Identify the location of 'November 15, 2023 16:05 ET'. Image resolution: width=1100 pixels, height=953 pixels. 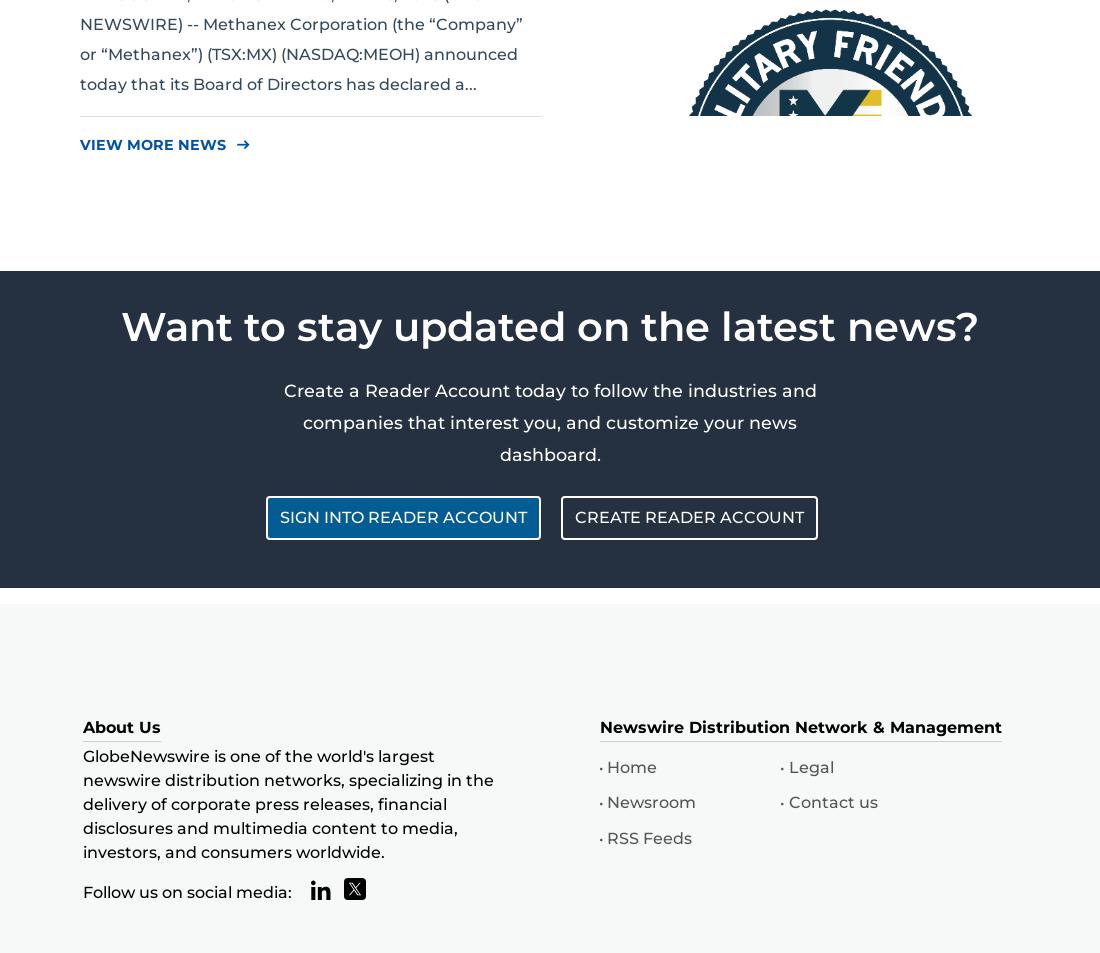
(766, 400).